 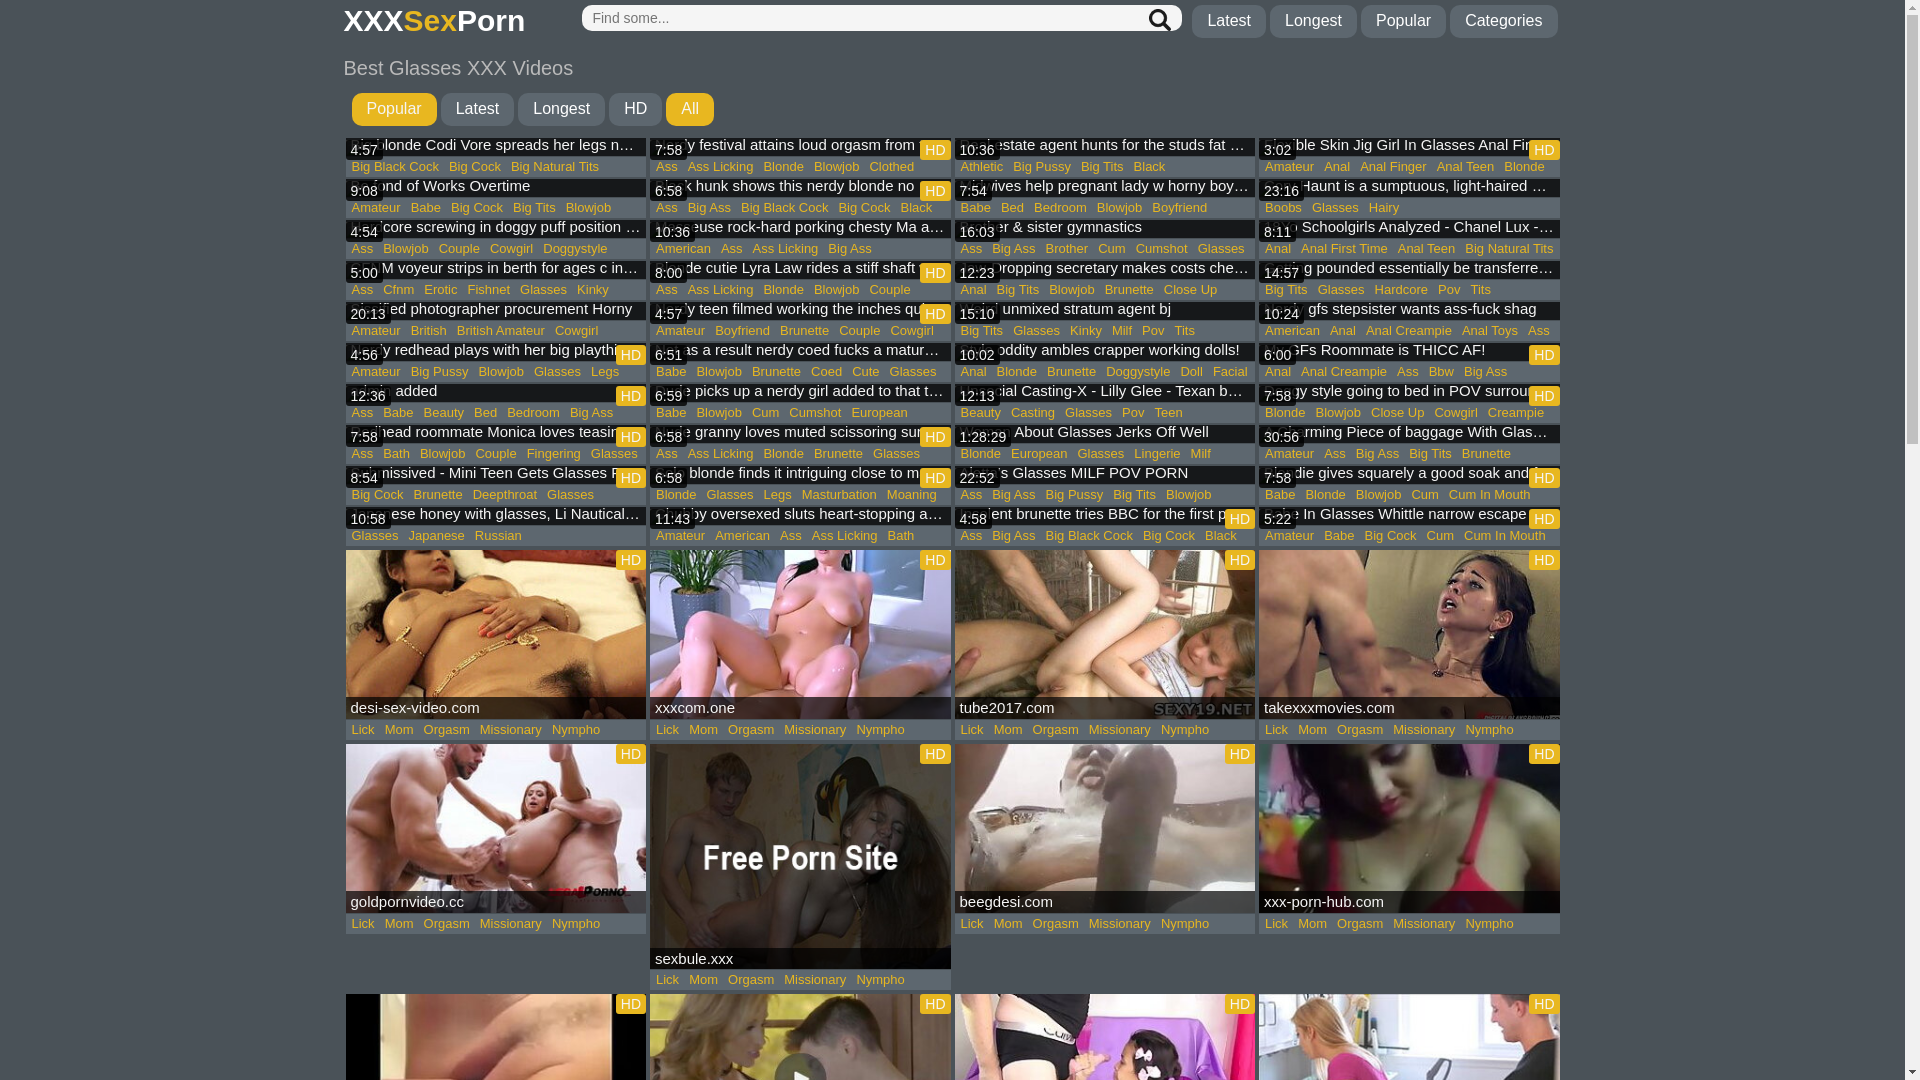 I want to click on 'Big Tits', so click(x=534, y=208).